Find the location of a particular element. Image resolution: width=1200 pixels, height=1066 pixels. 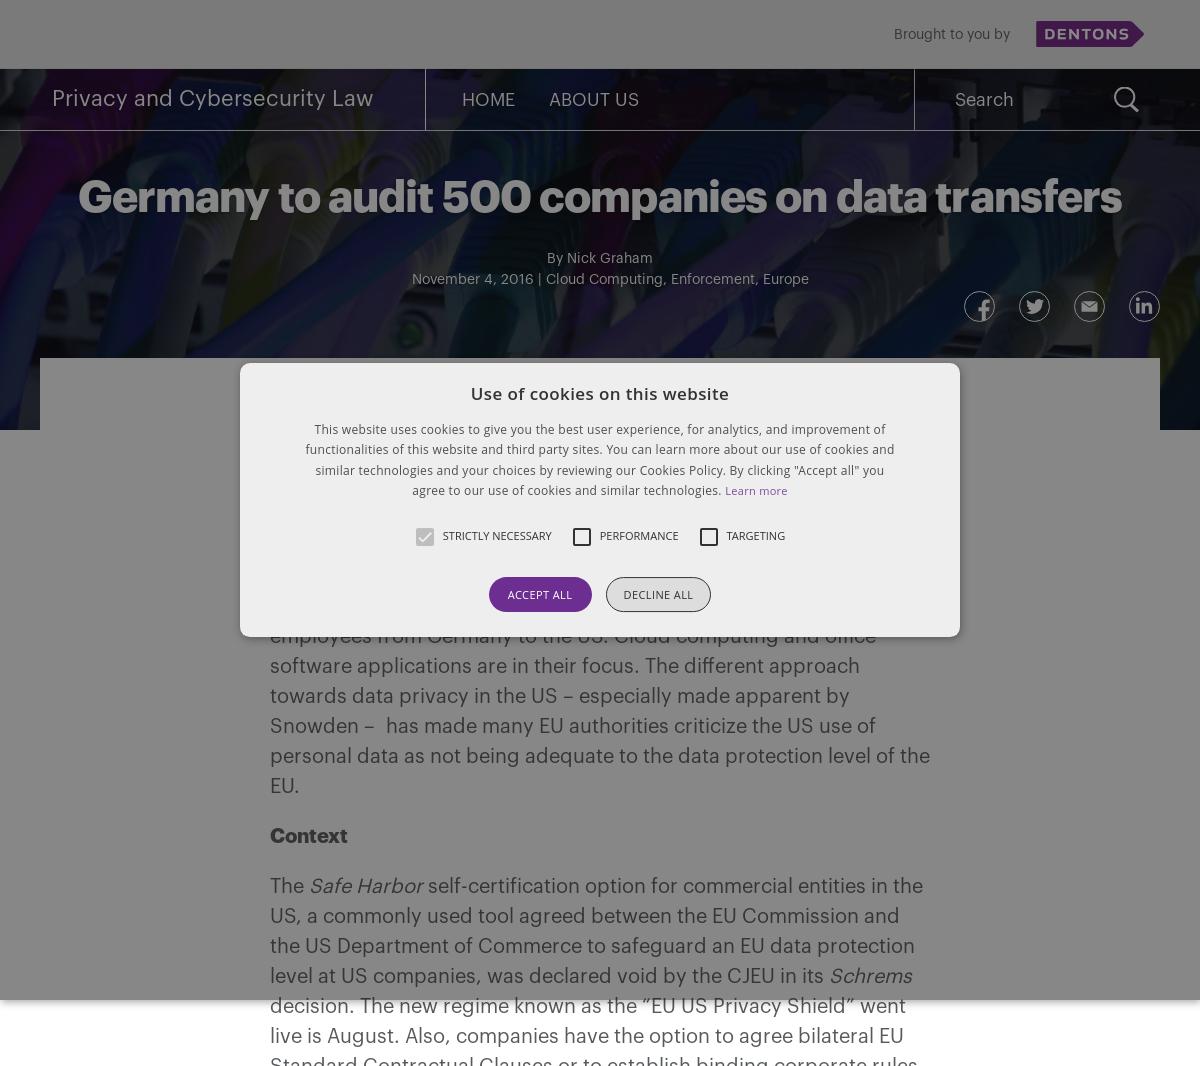

'The German data protection authorities have announced today that they have chosen 500 companies throughout Germany to audit their transfer of personal data to the US and other countries (eg. India).  The targets were chosen by random and cover small, medium-size and also large companies known to transfer data of their customers or employees from Germany to the US. Cloud computing and office software applications are in their focus. The different approach towards data privacy in the US – especially made apparent by Snowden –  has made many EU authorities criticize the US use of personal data as not being adequate to the data protection level of the EU.' is located at coordinates (600, 636).